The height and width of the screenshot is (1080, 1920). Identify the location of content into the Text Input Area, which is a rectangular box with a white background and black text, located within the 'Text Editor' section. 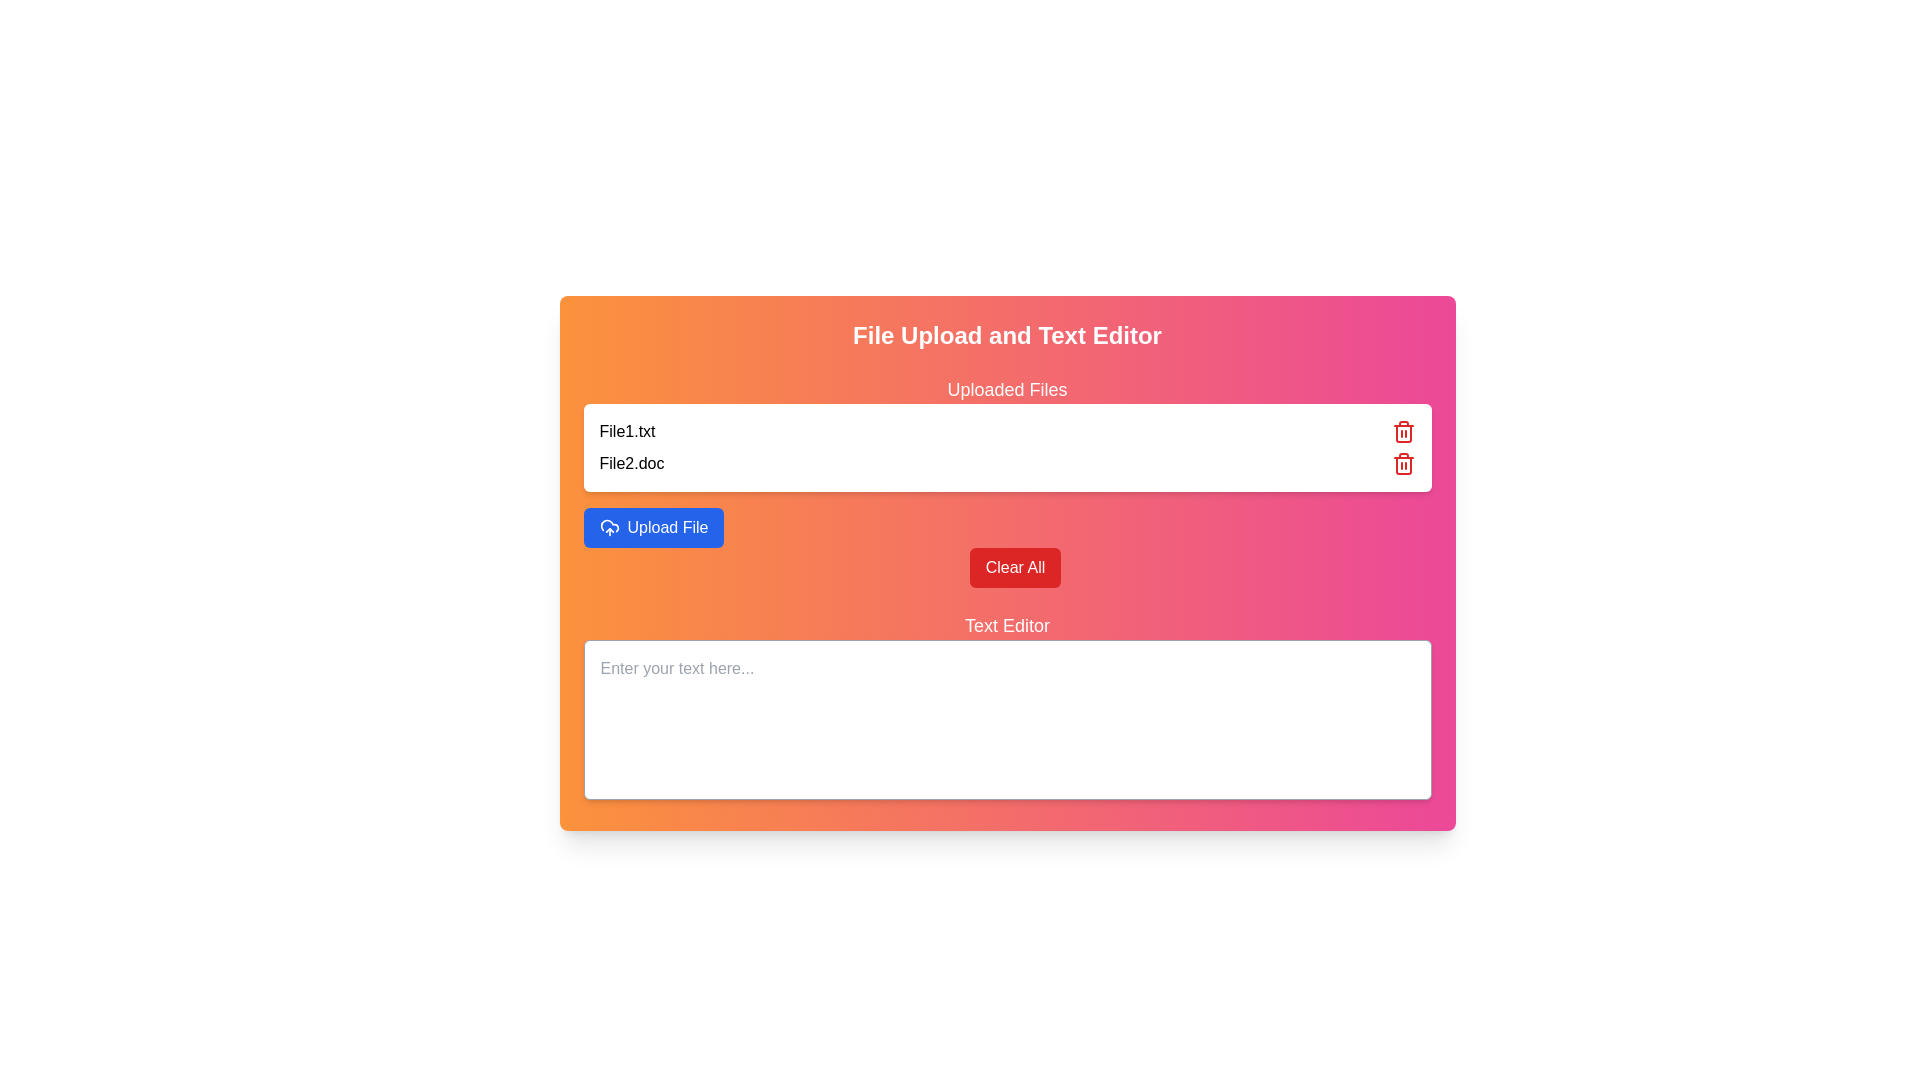
(1007, 708).